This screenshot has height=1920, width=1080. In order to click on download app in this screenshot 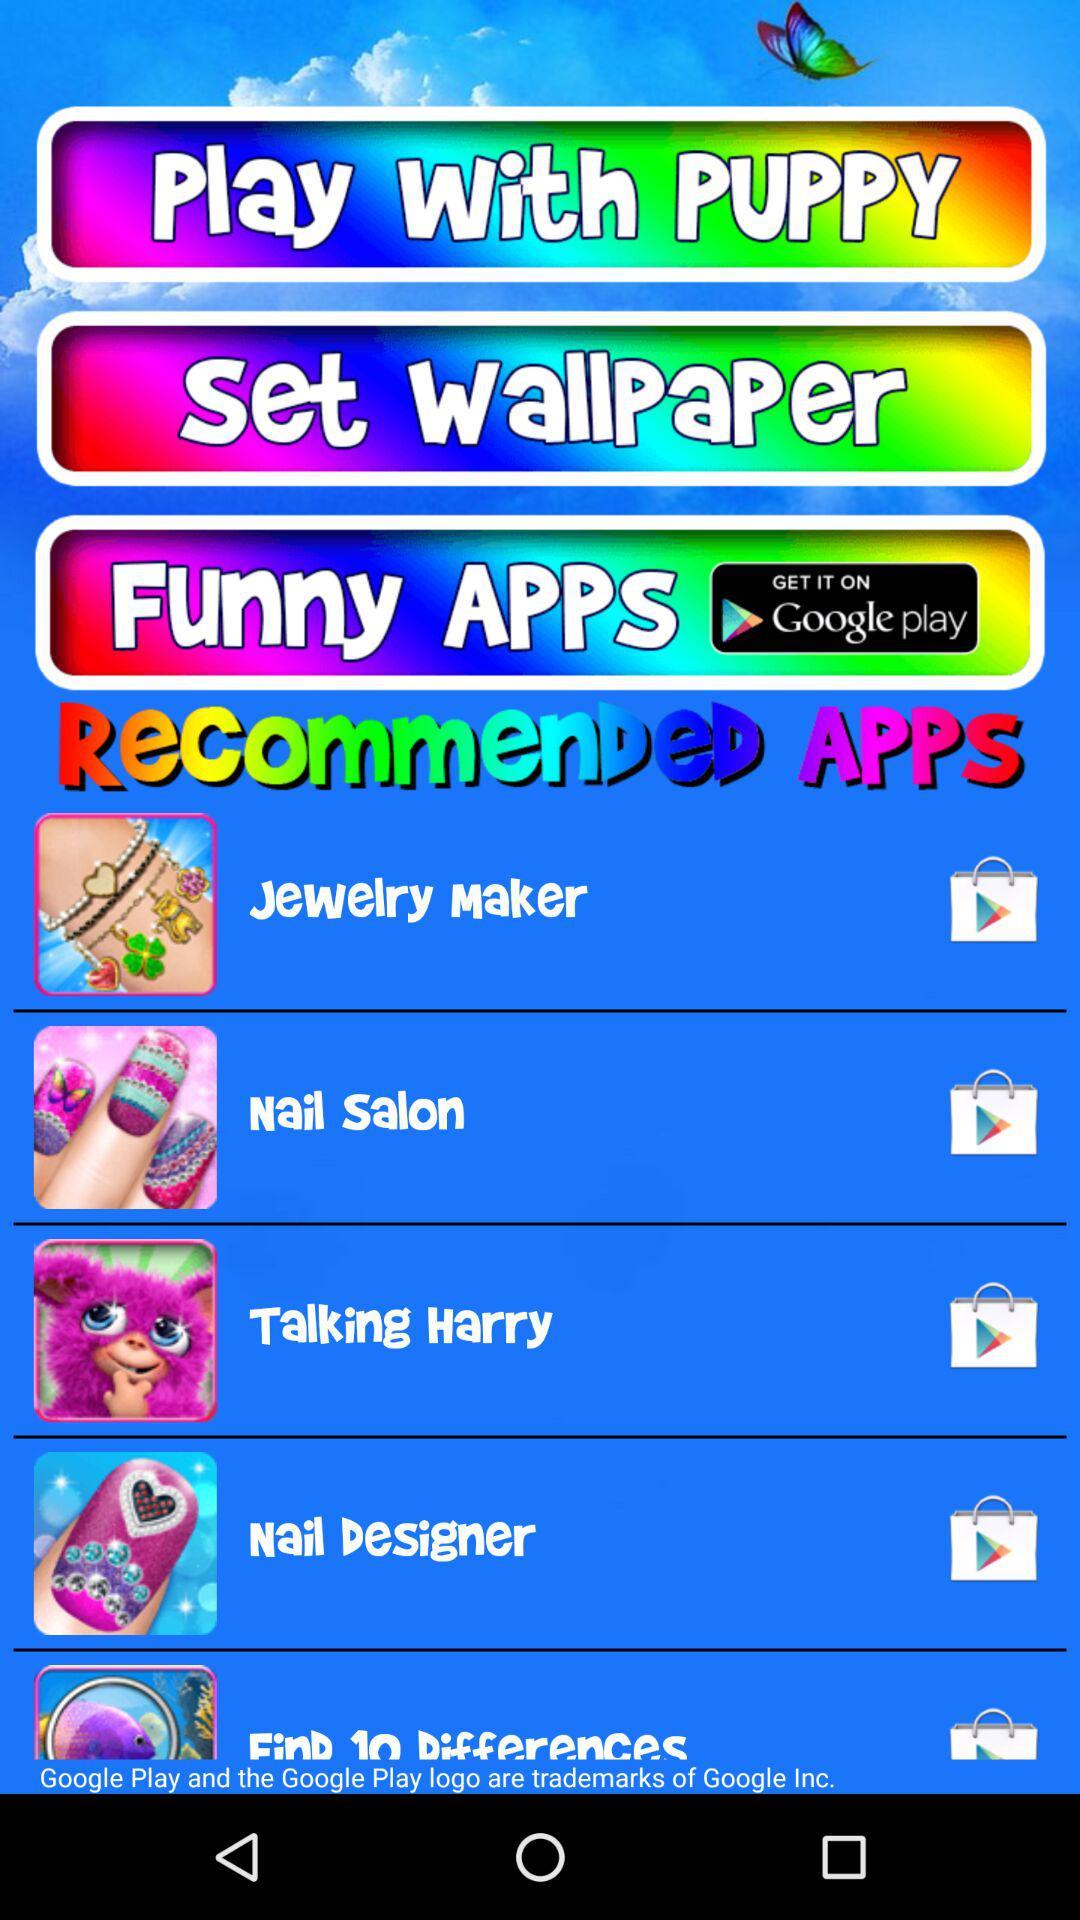, I will do `click(540, 601)`.